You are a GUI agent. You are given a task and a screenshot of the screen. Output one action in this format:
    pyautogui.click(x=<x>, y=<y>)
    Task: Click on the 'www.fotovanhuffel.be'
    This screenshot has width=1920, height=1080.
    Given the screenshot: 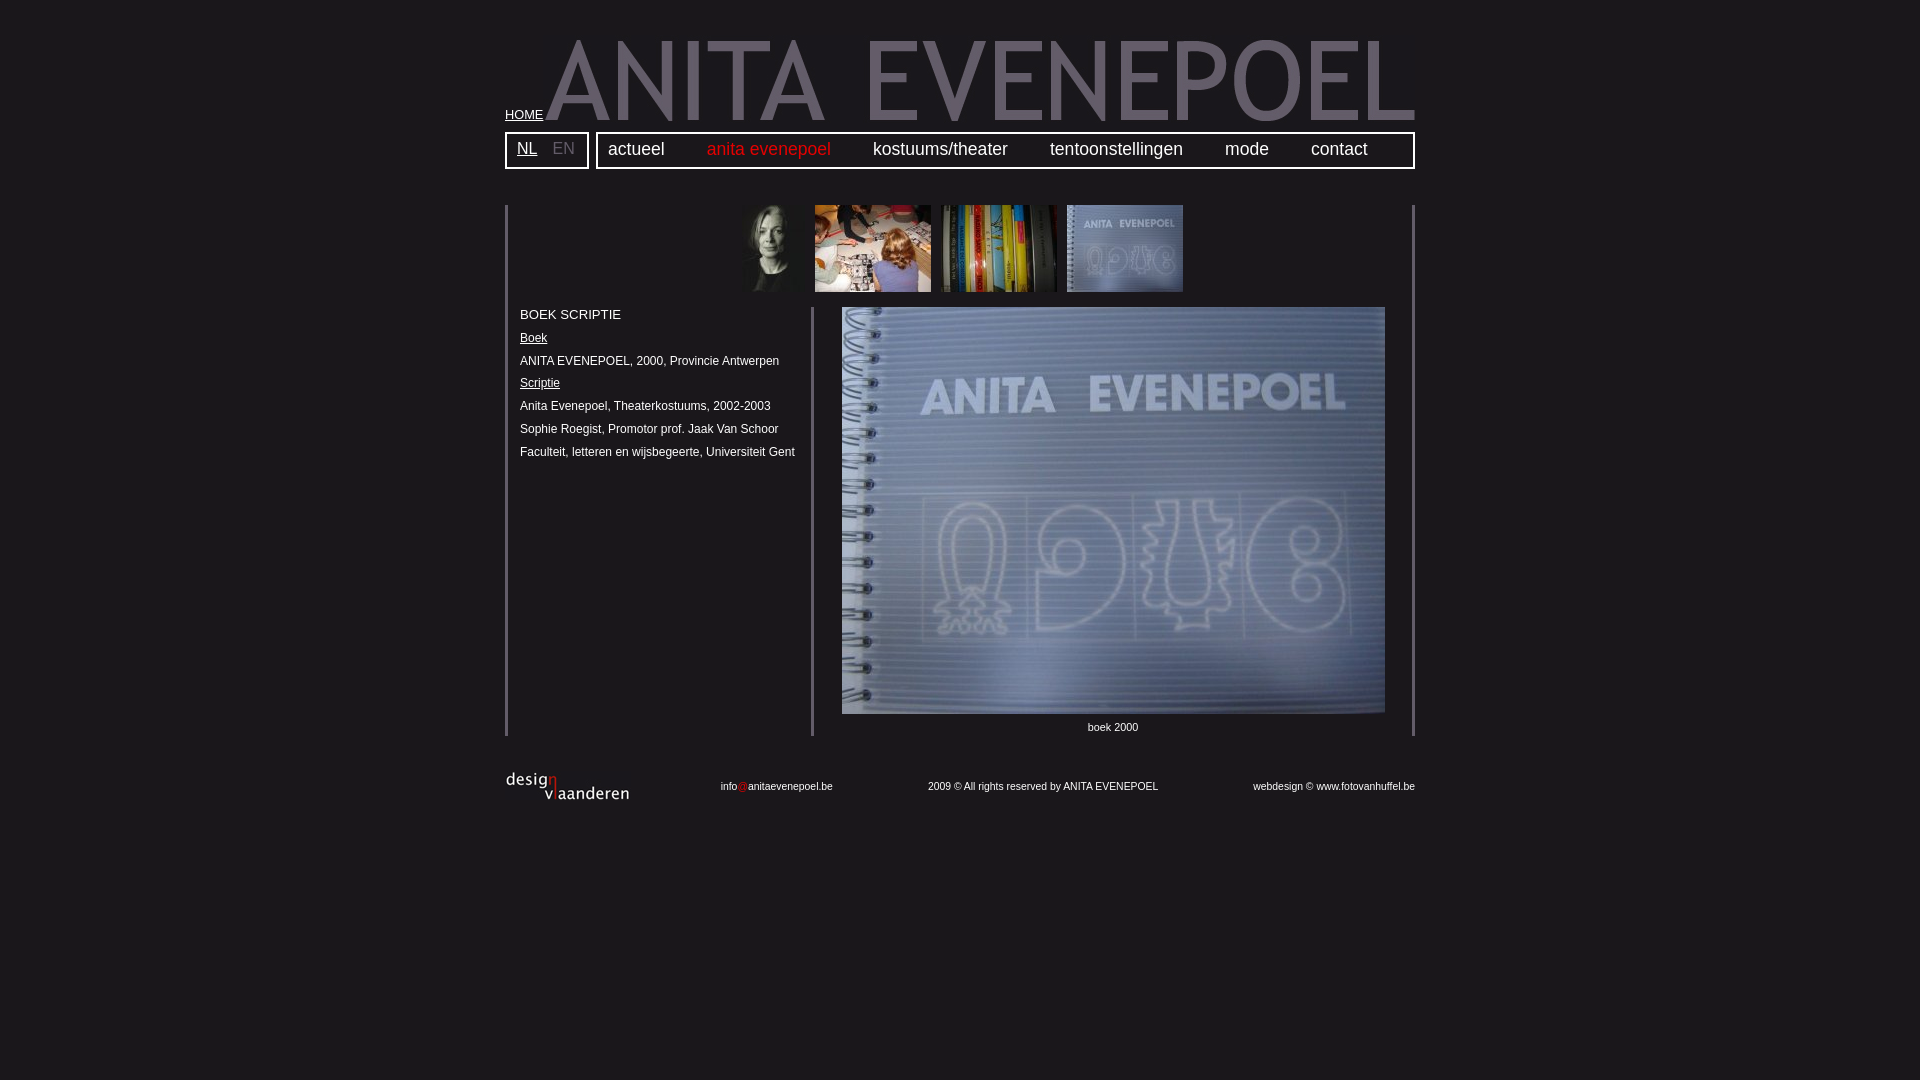 What is the action you would take?
    pyautogui.click(x=1364, y=785)
    